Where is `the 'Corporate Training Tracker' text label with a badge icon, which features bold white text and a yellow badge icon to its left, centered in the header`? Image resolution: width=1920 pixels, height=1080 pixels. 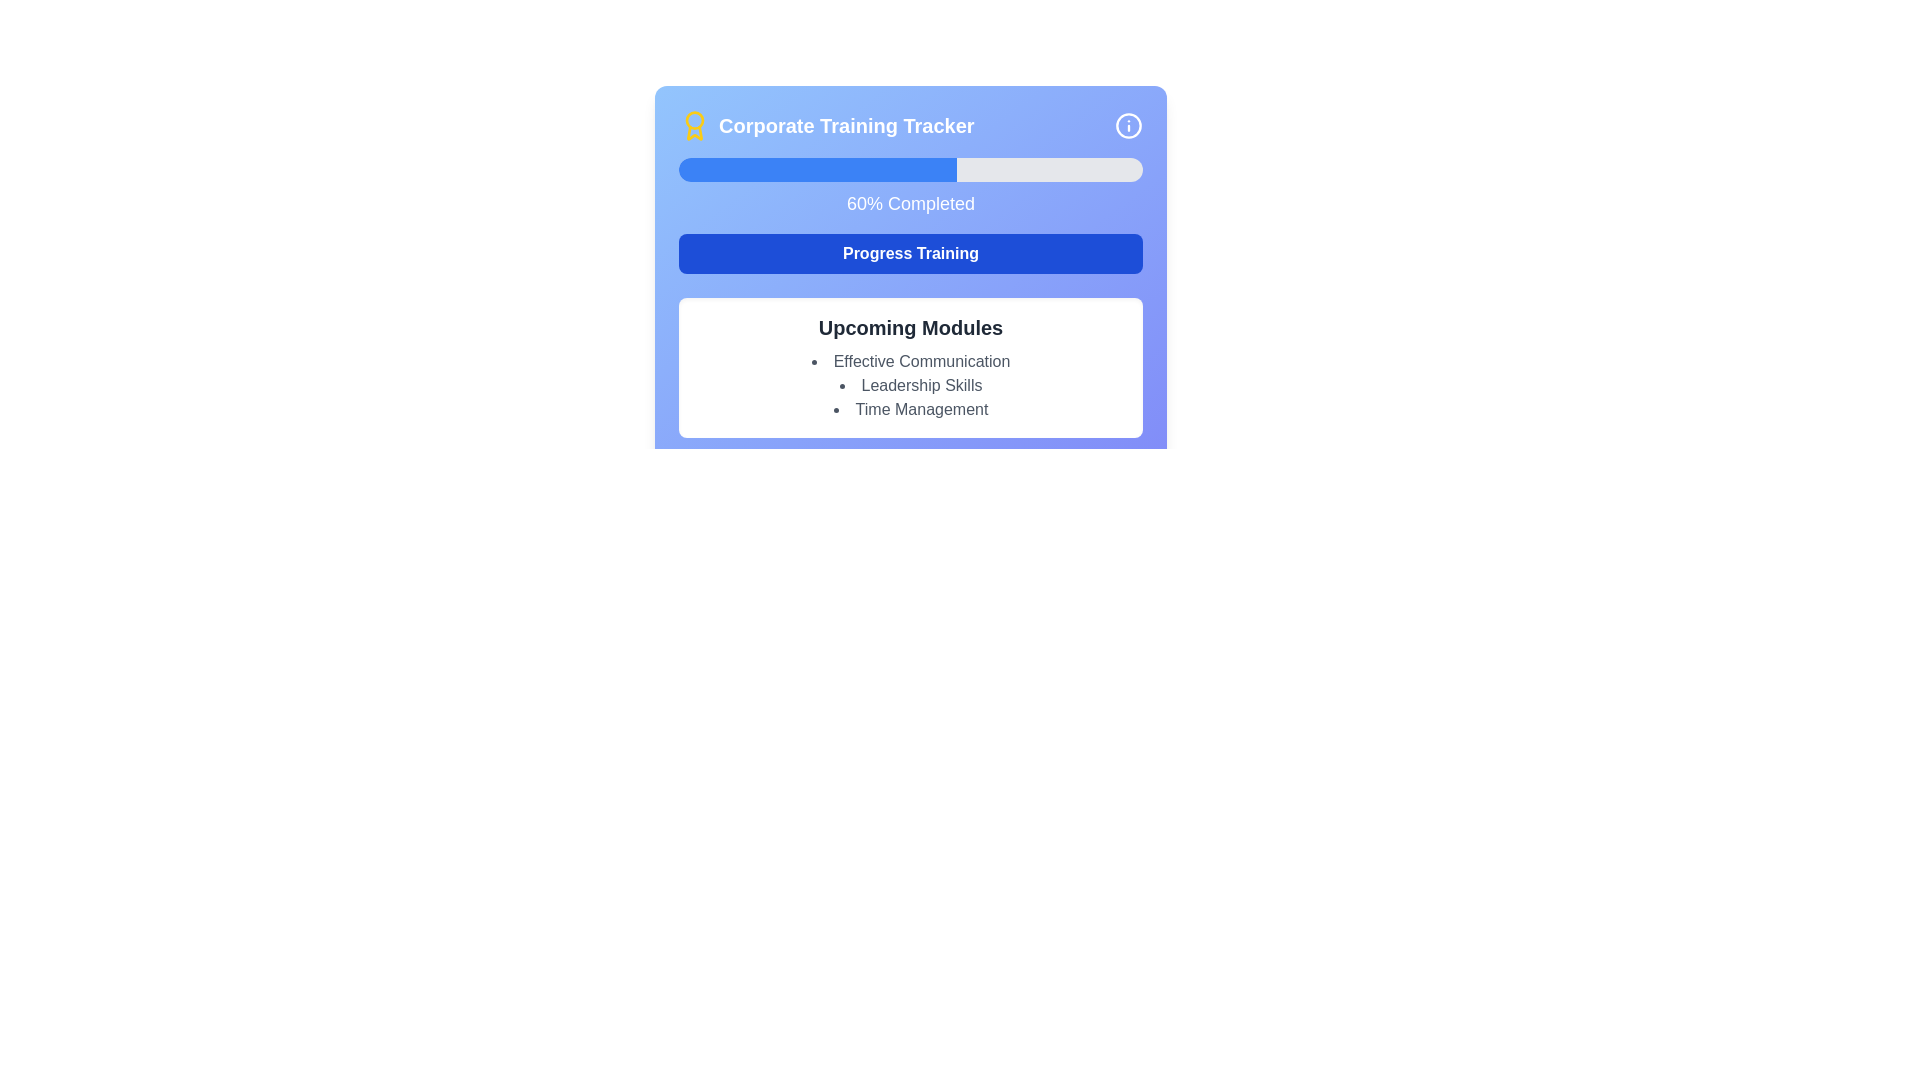
the 'Corporate Training Tracker' text label with a badge icon, which features bold white text and a yellow badge icon to its left, centered in the header is located at coordinates (826, 126).